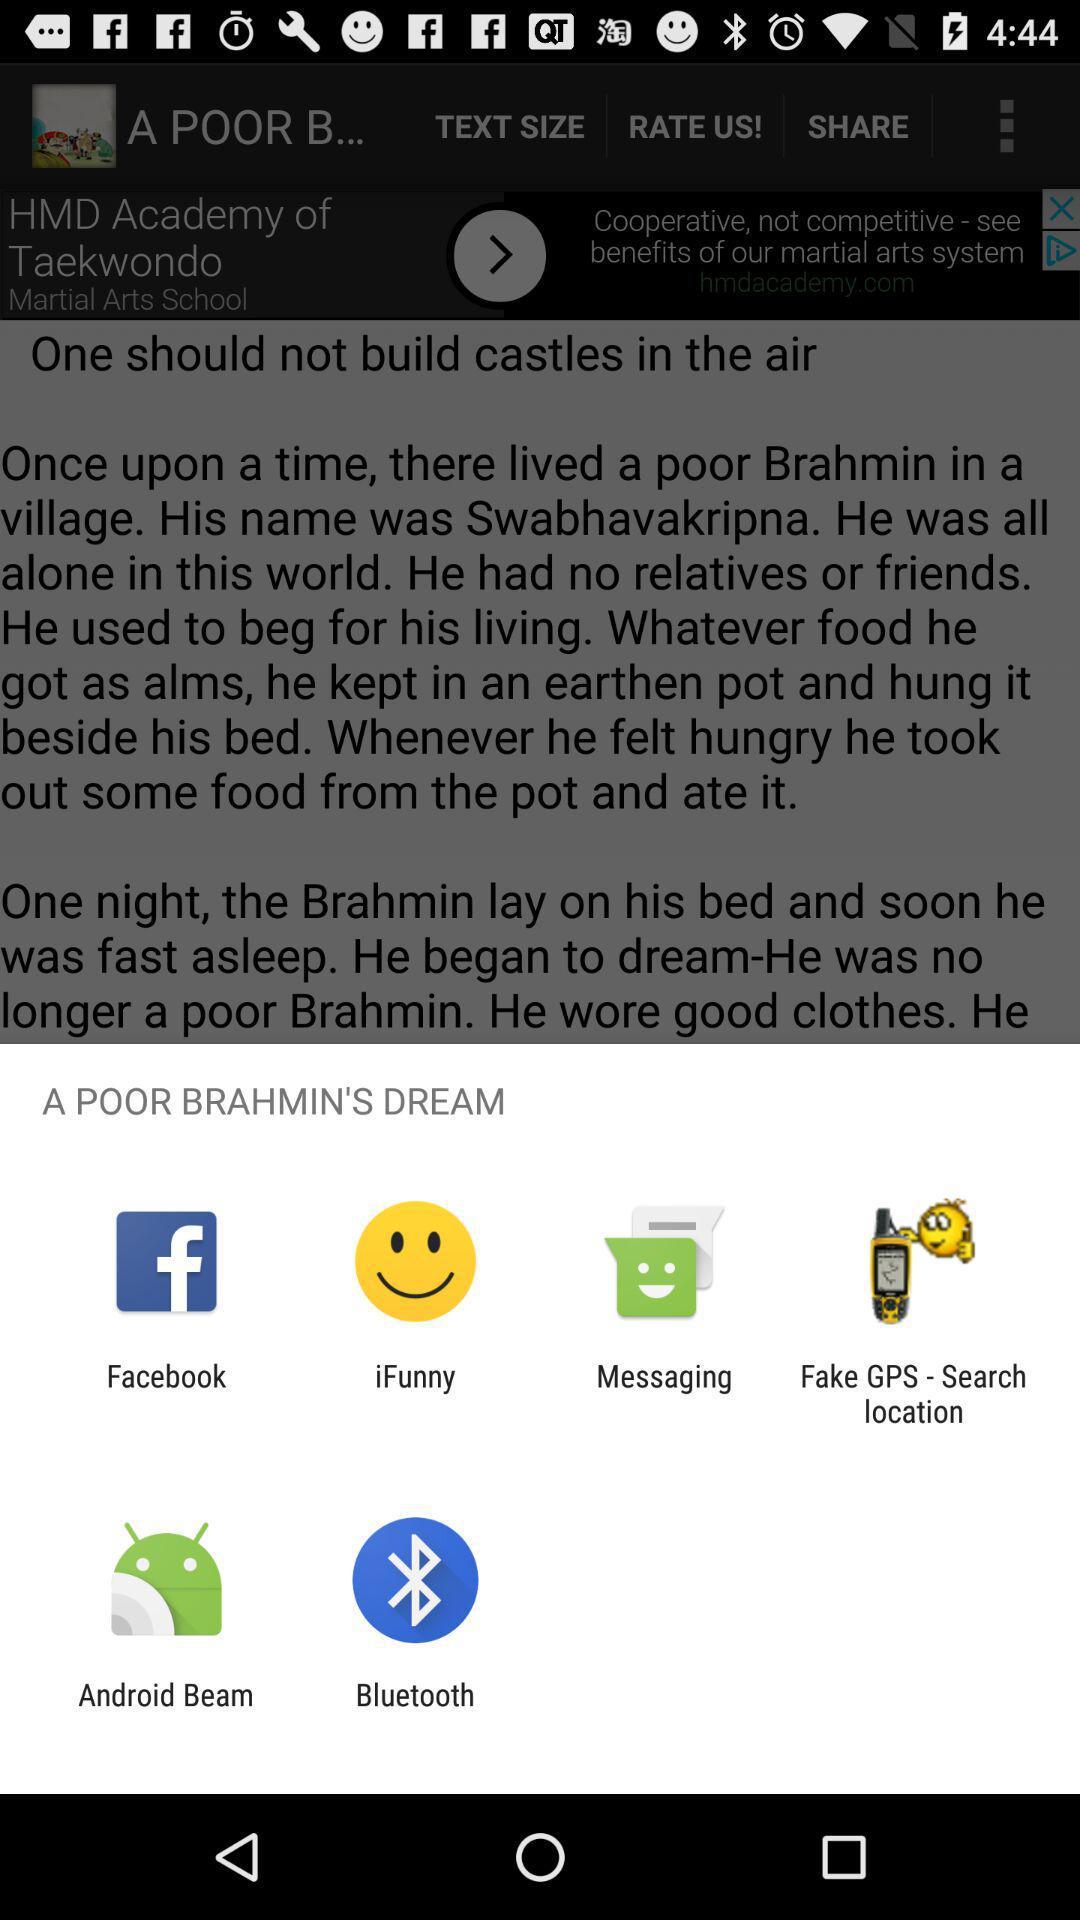  I want to click on app next to android beam item, so click(414, 1711).